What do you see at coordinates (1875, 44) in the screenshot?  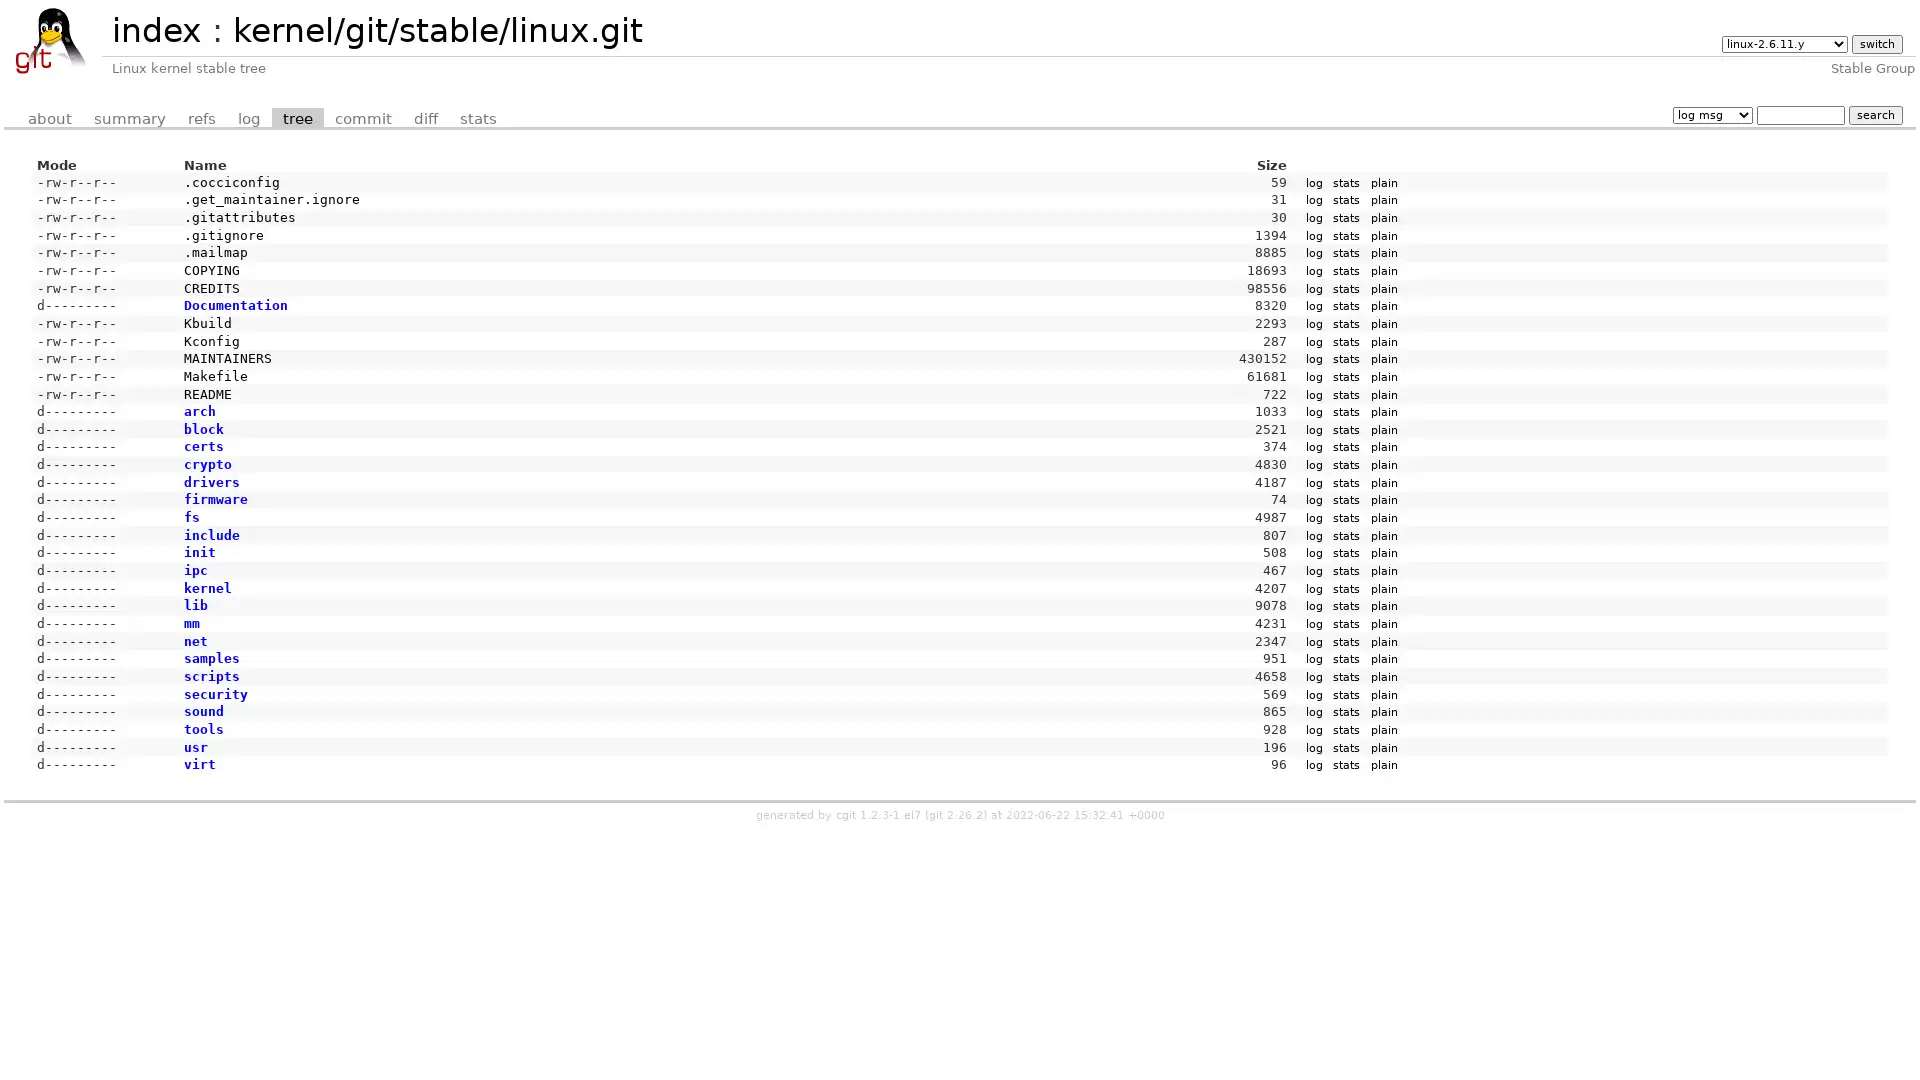 I see `switch` at bounding box center [1875, 44].